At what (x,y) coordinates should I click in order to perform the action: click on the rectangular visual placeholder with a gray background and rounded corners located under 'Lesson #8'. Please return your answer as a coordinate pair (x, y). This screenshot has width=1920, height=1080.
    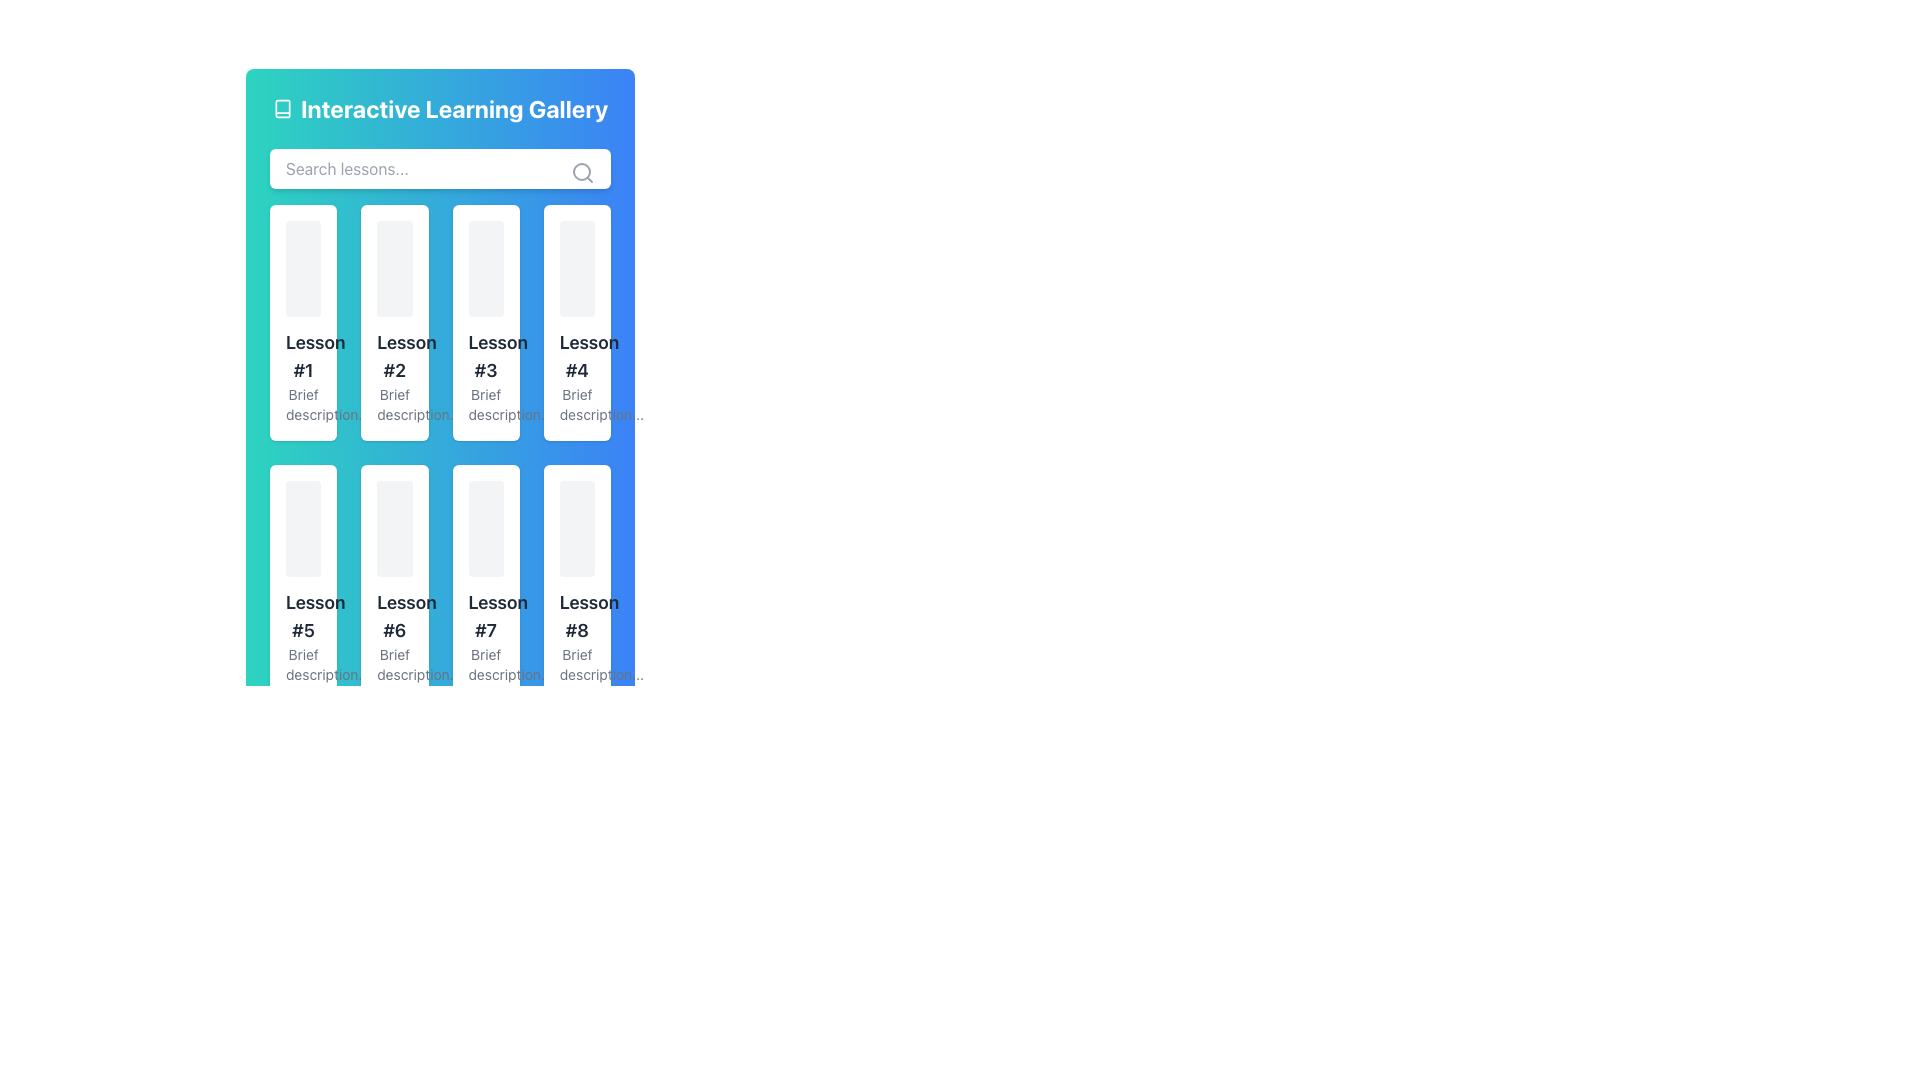
    Looking at the image, I should click on (576, 527).